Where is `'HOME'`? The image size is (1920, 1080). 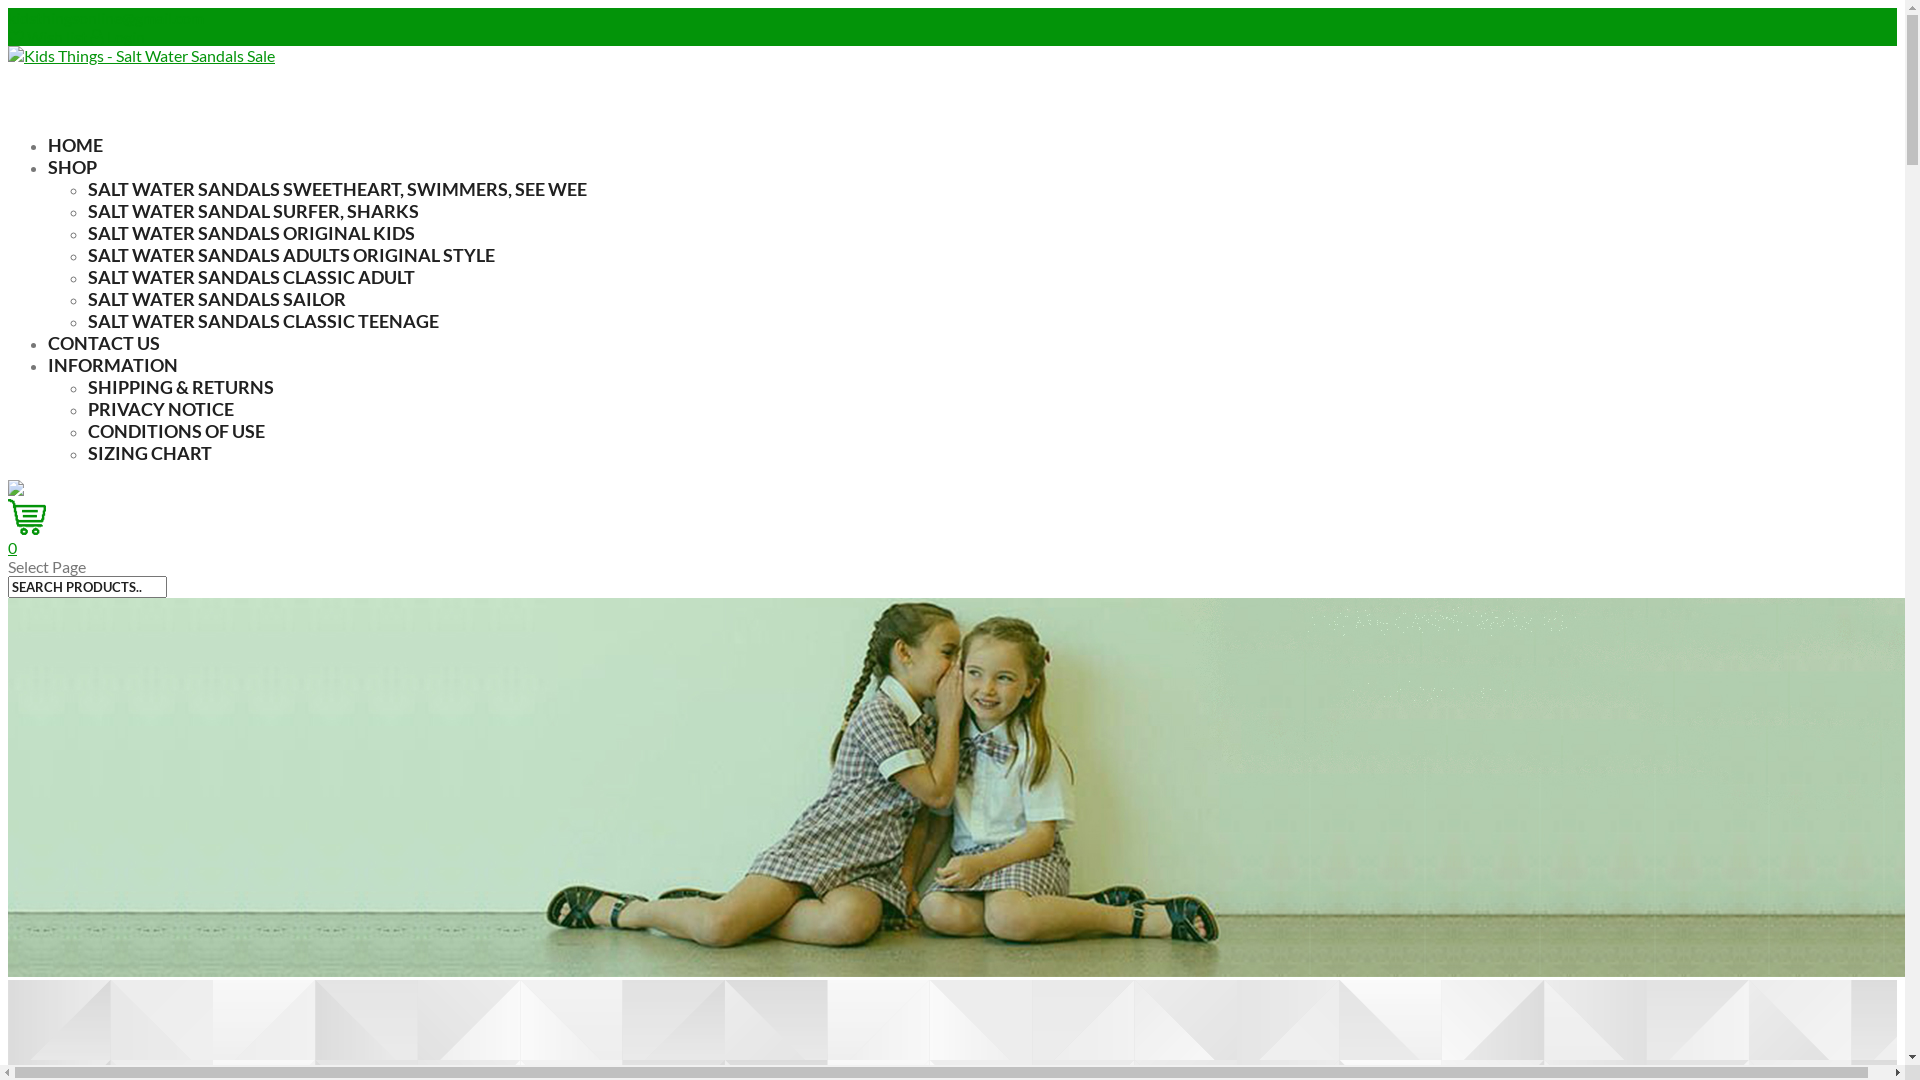 'HOME' is located at coordinates (48, 144).